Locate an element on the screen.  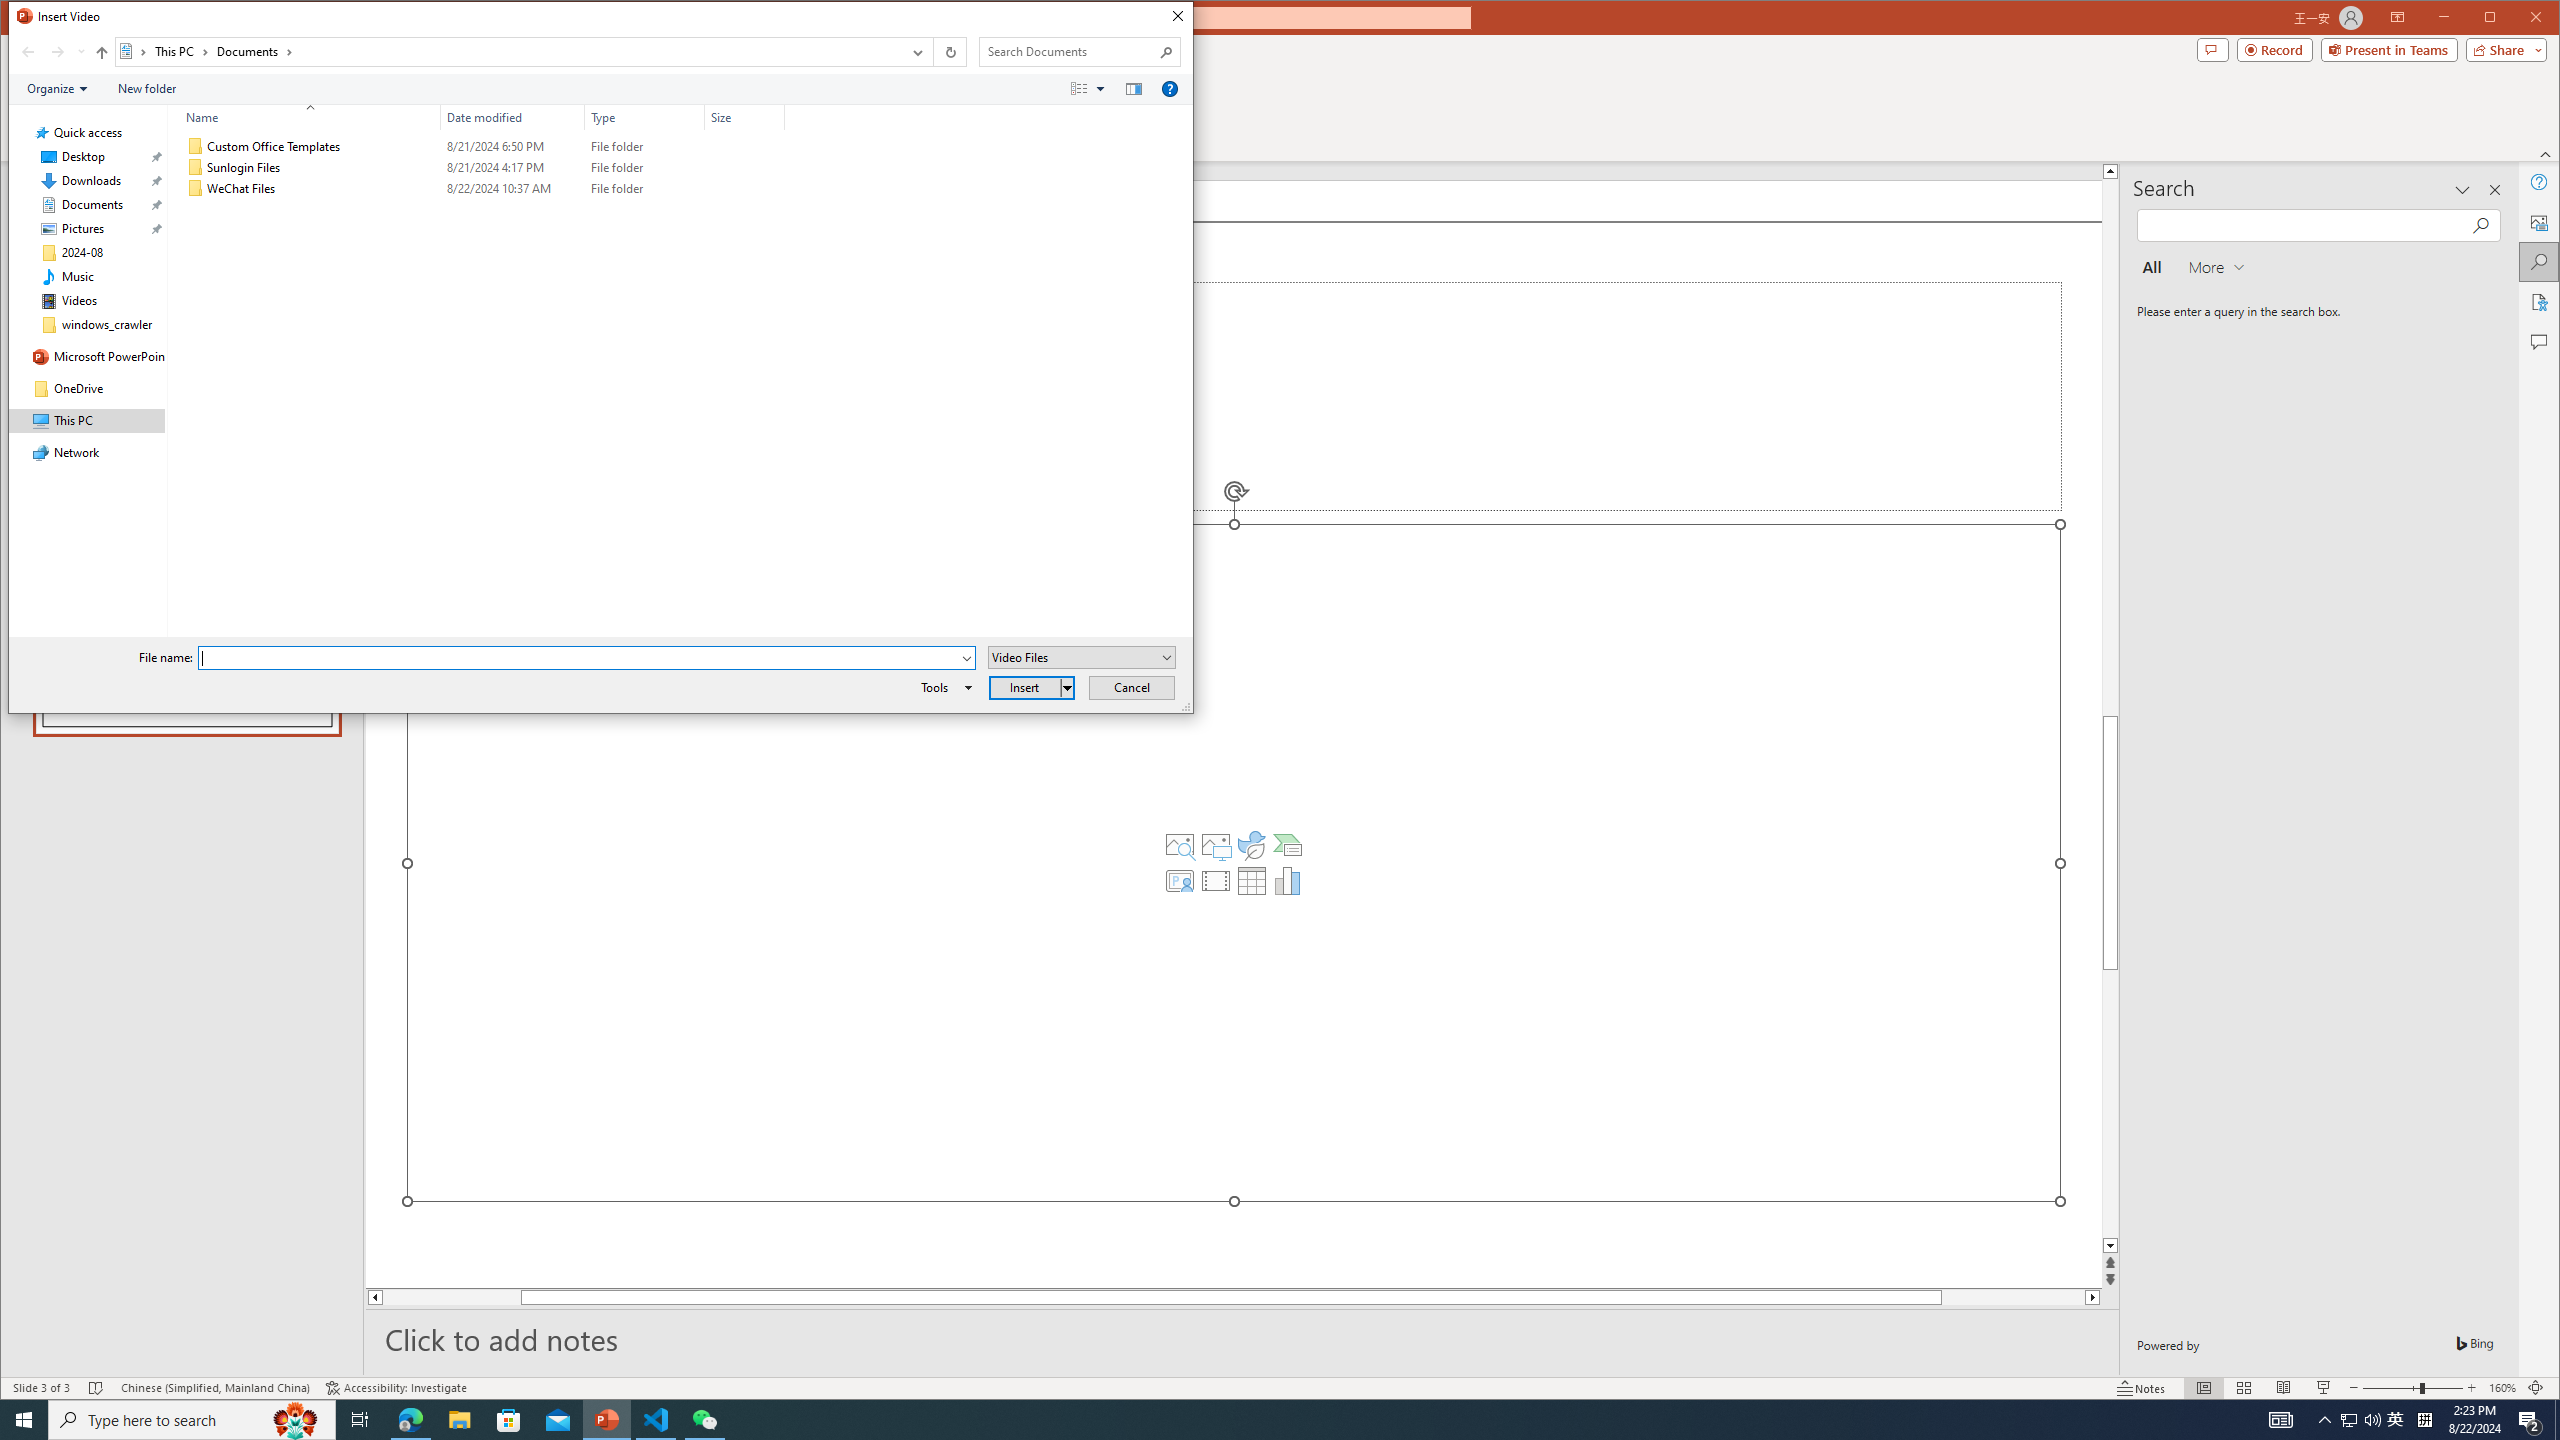
'Up to "This PC" (Alt + Up Arrow)' is located at coordinates (101, 51).